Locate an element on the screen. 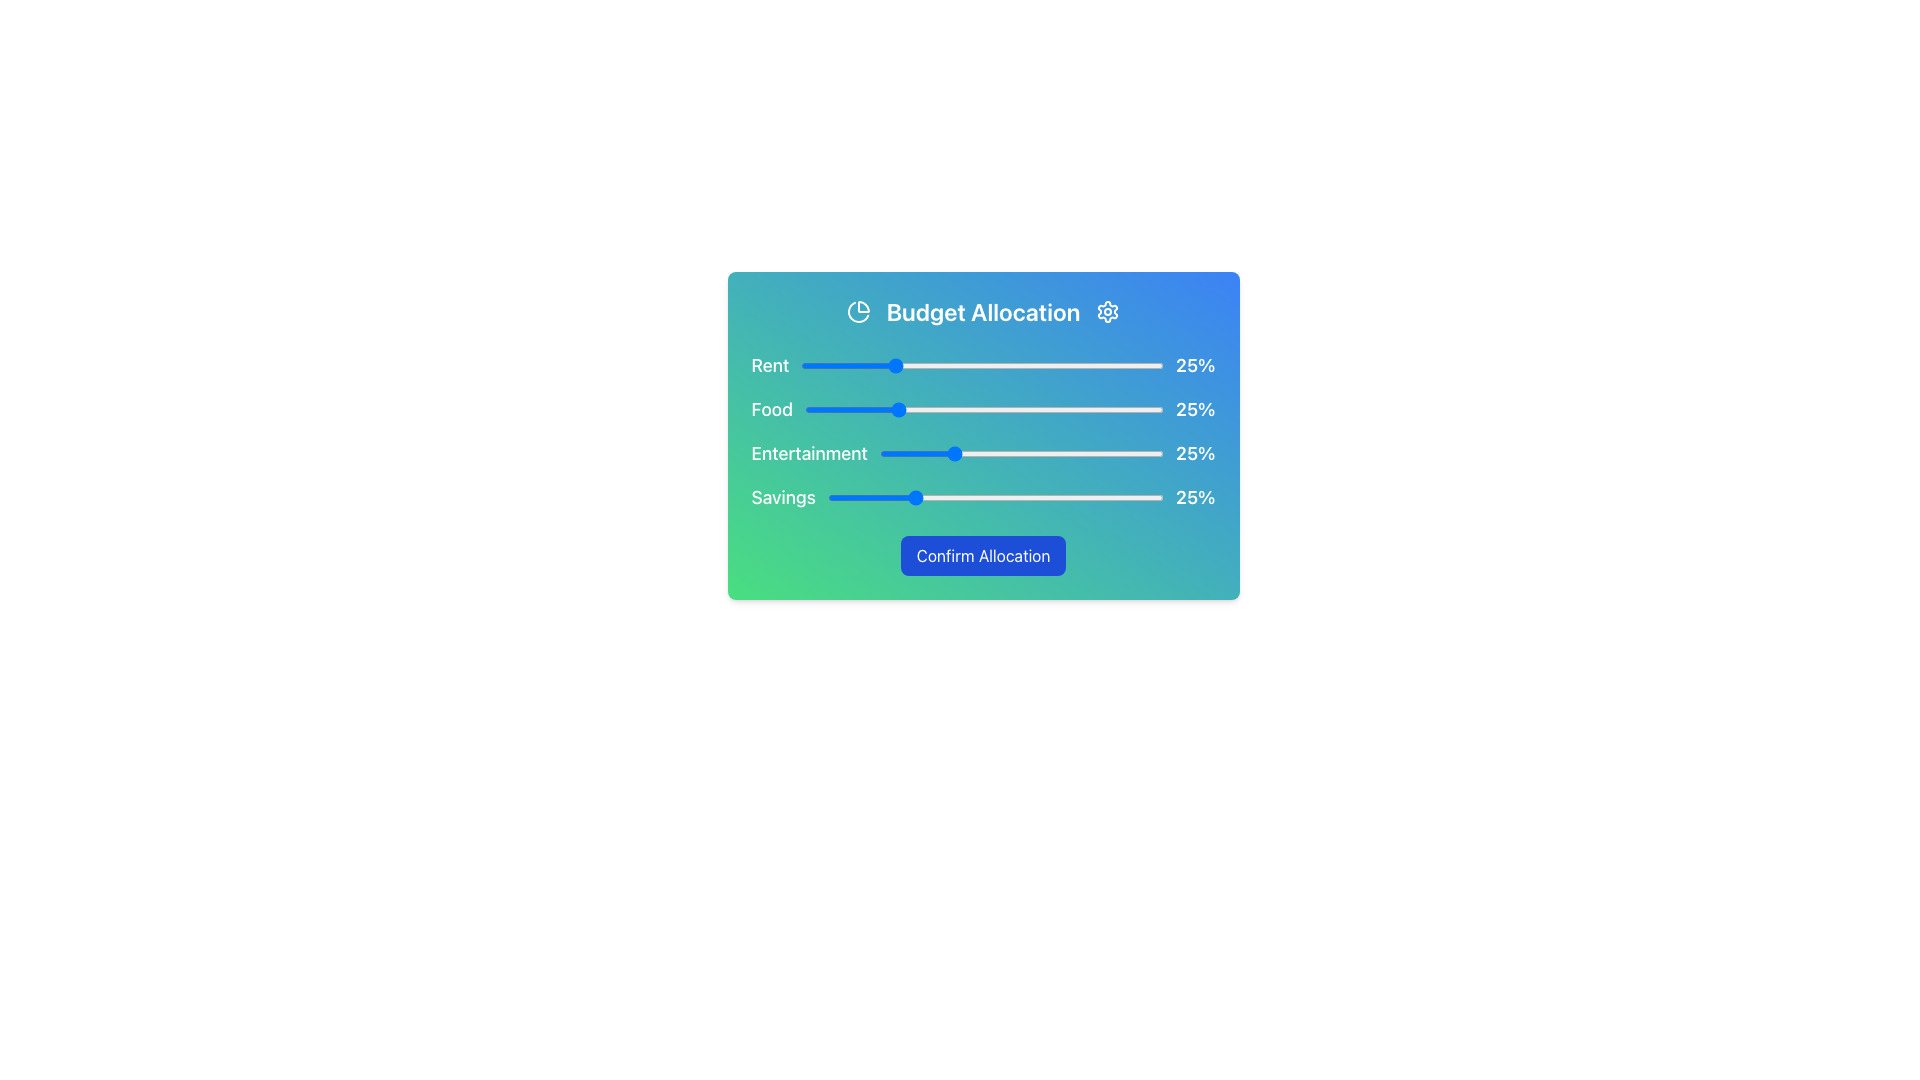 Image resolution: width=1920 pixels, height=1080 pixels. the savings allocation is located at coordinates (950, 496).